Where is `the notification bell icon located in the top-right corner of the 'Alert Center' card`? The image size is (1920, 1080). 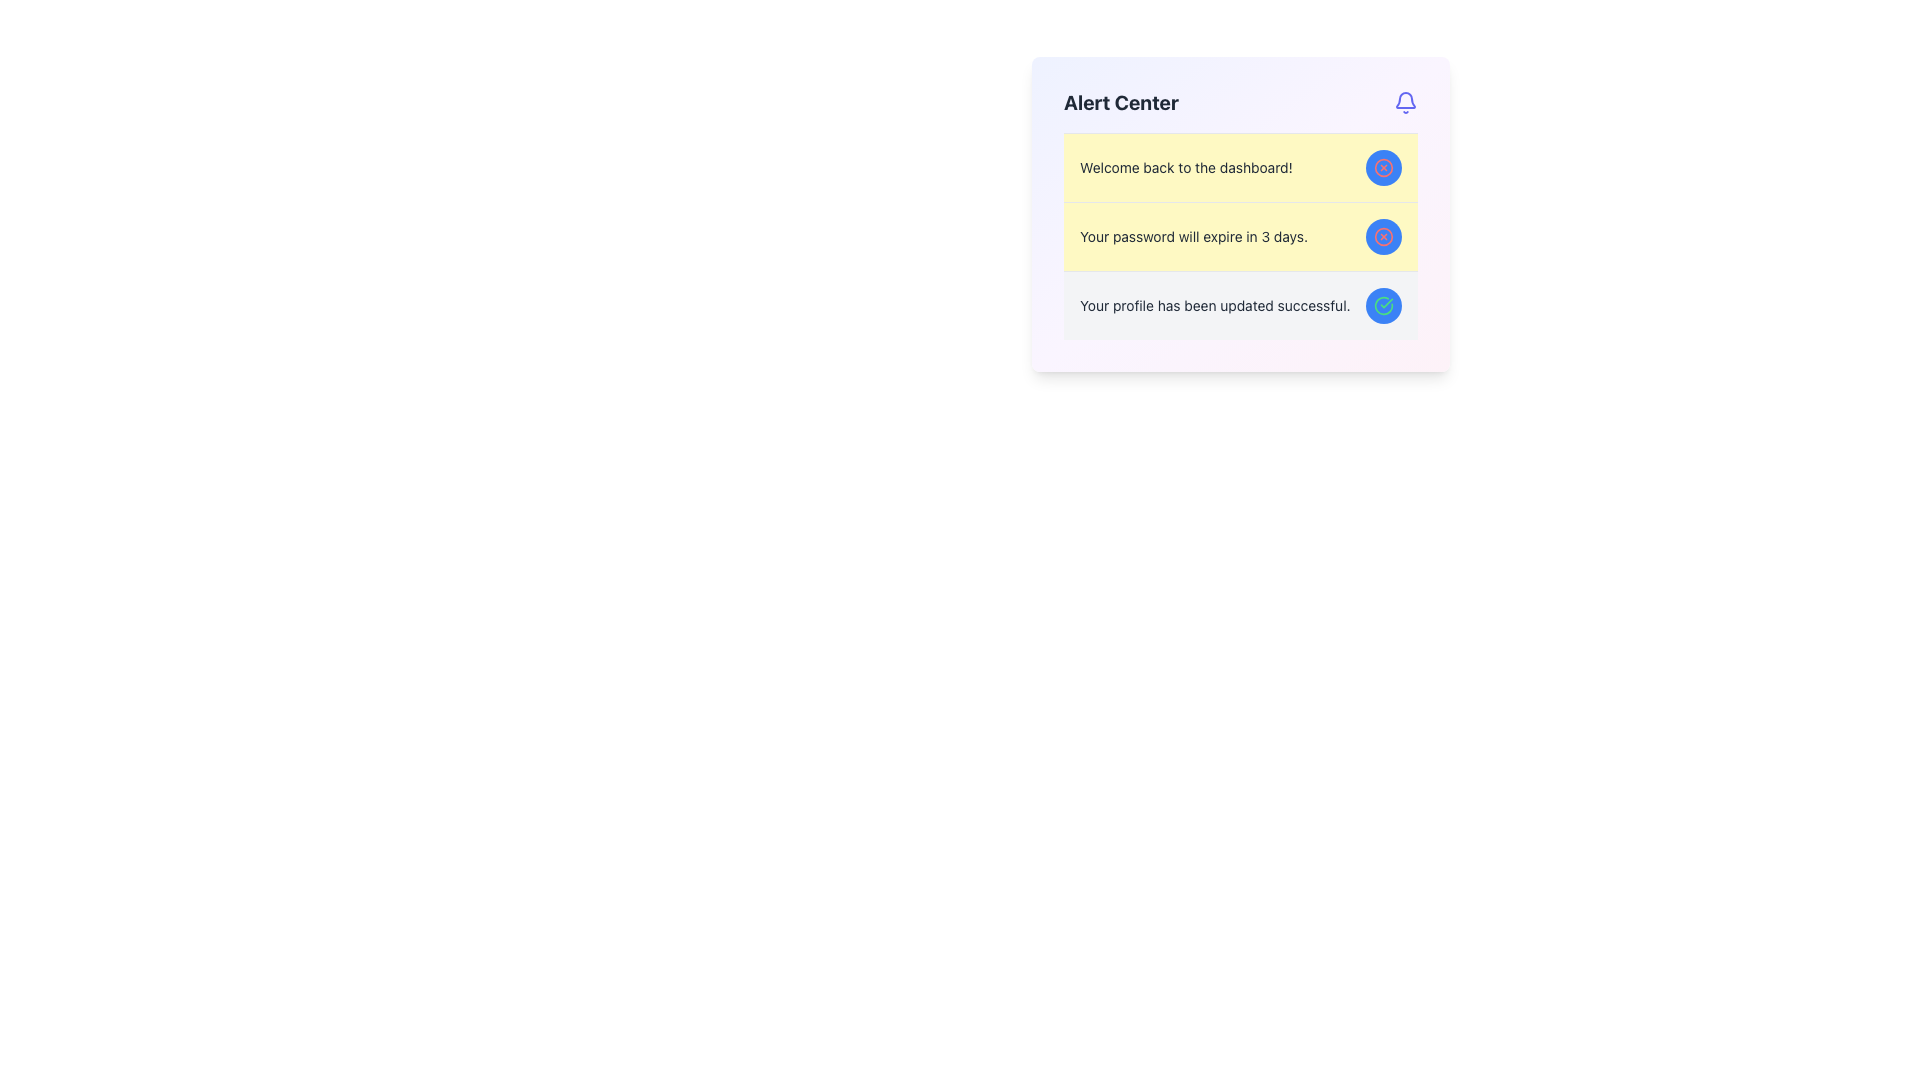 the notification bell icon located in the top-right corner of the 'Alert Center' card is located at coordinates (1405, 103).